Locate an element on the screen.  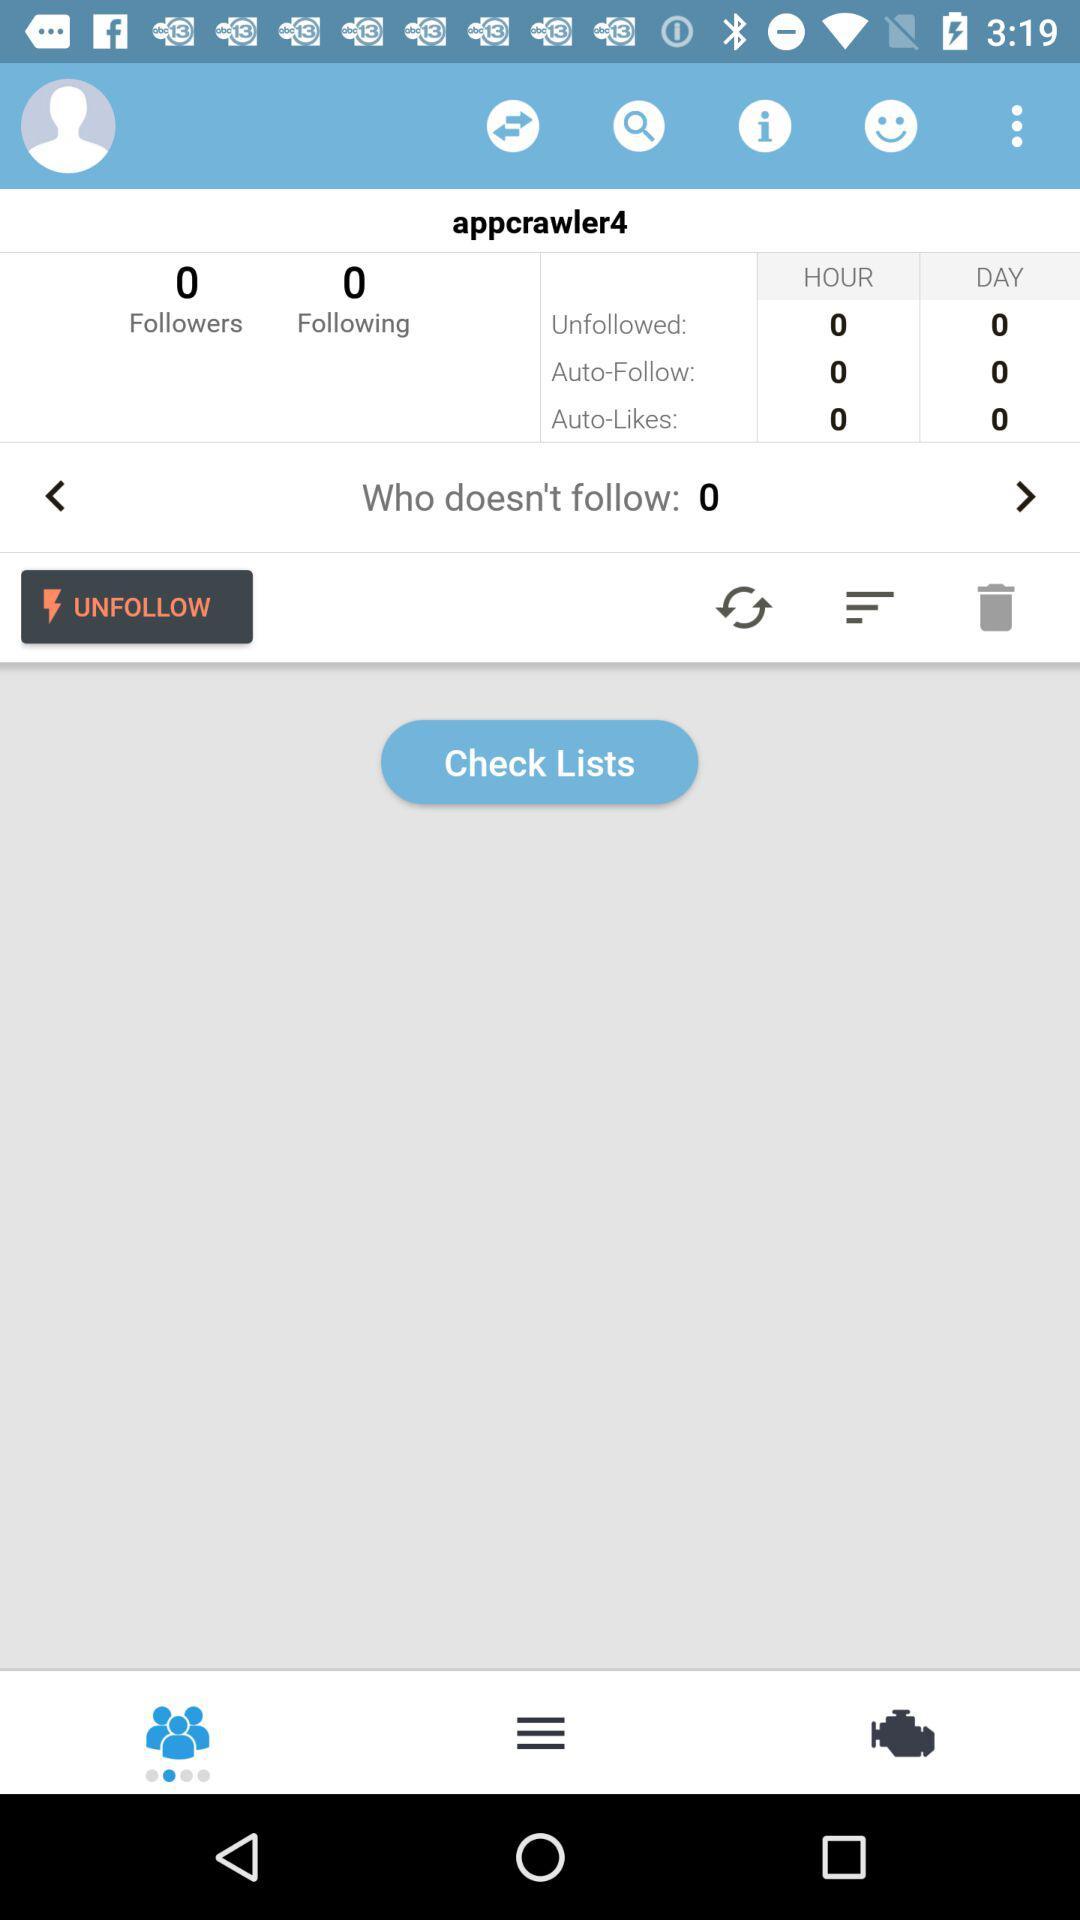
the more icon is located at coordinates (540, 1730).